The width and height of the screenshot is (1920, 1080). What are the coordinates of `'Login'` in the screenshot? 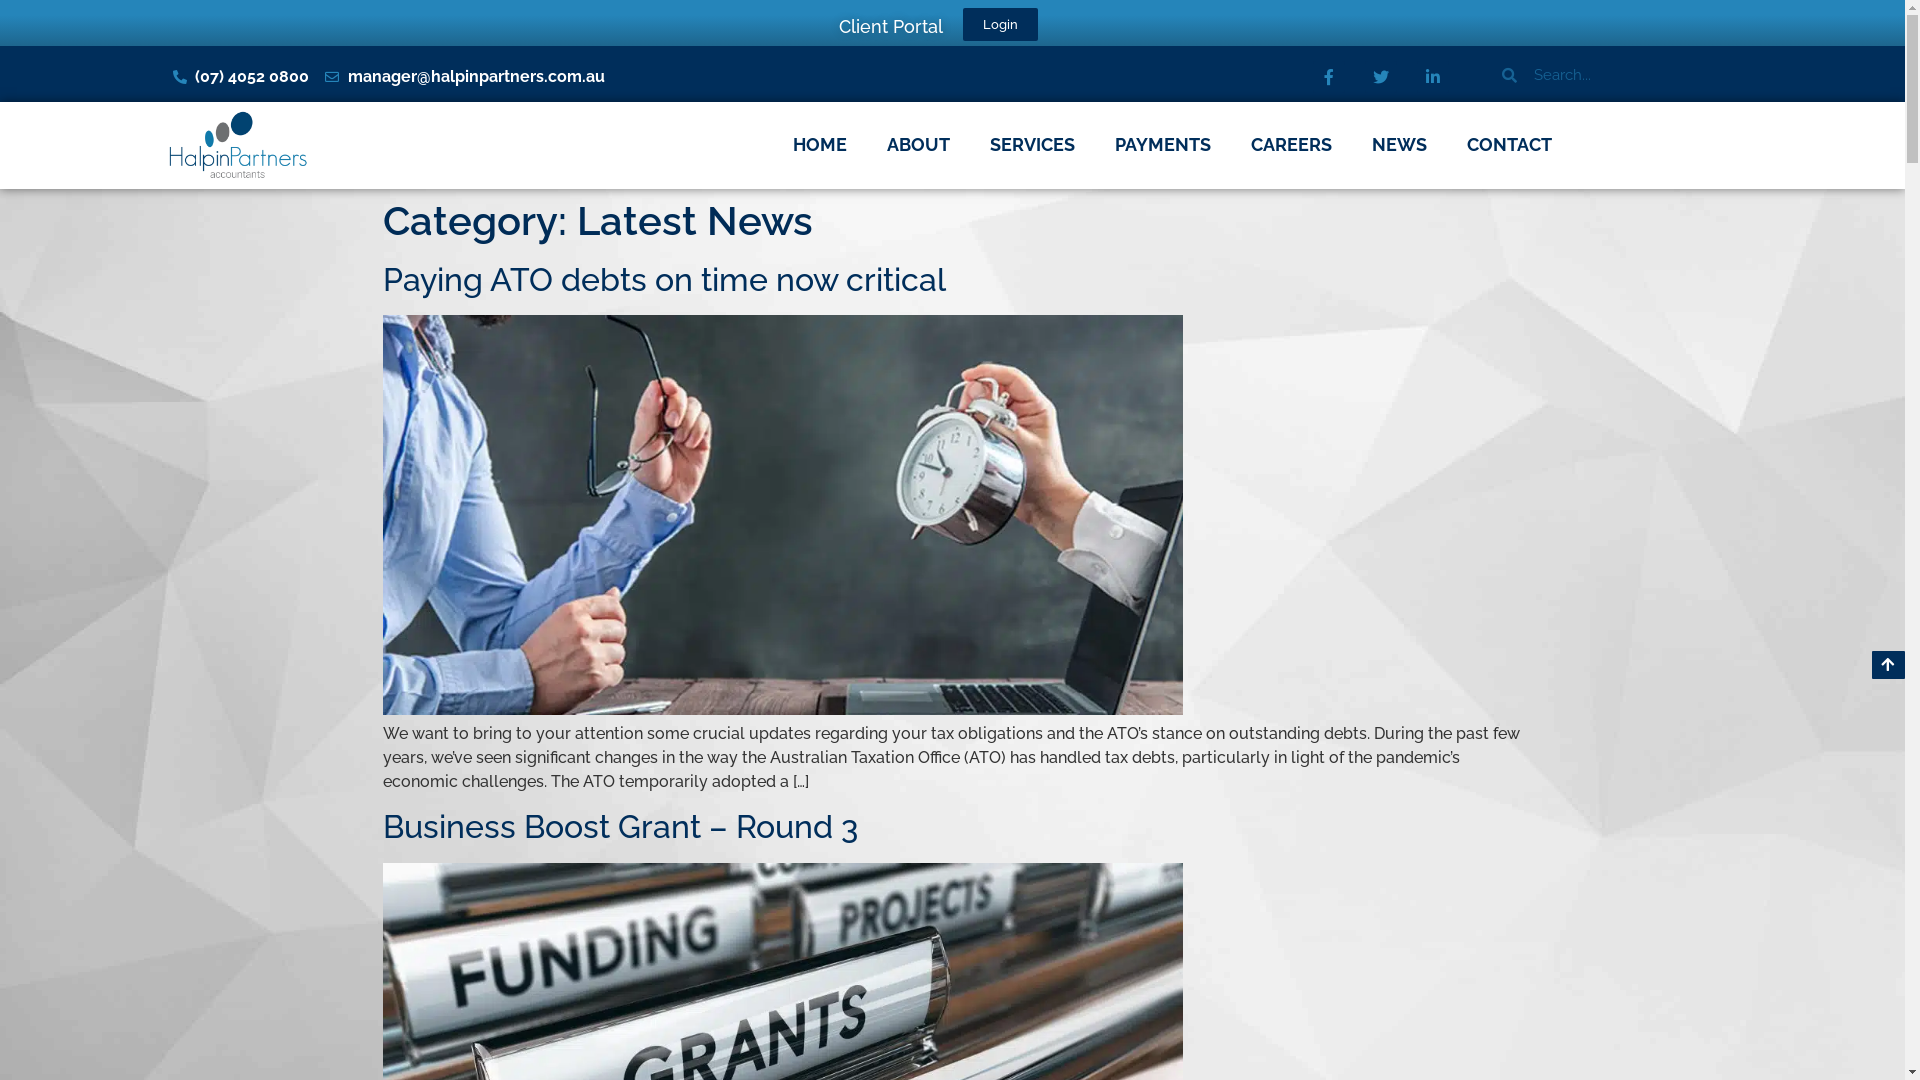 It's located at (961, 24).